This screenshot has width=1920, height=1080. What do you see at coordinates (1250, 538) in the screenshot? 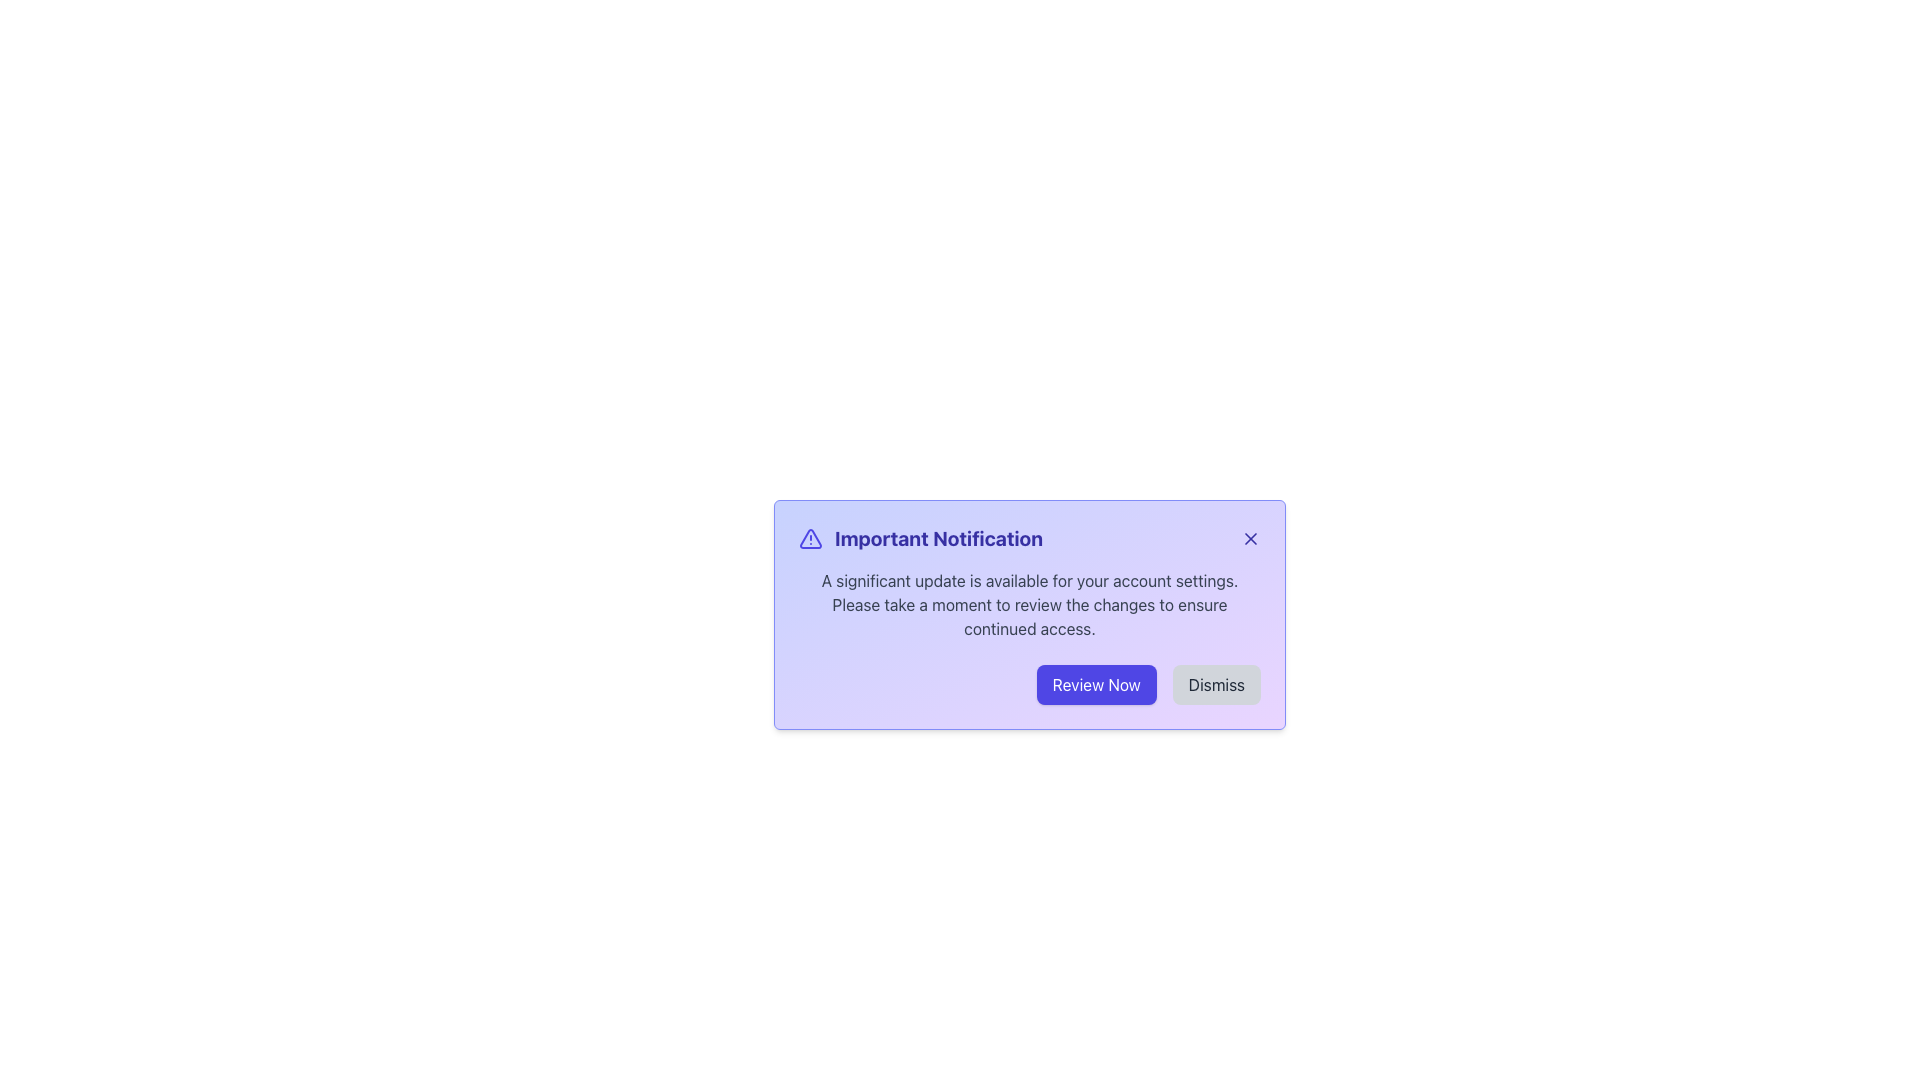
I see `the red 'X' icon located in the upper-right corner of the notification dialog` at bounding box center [1250, 538].